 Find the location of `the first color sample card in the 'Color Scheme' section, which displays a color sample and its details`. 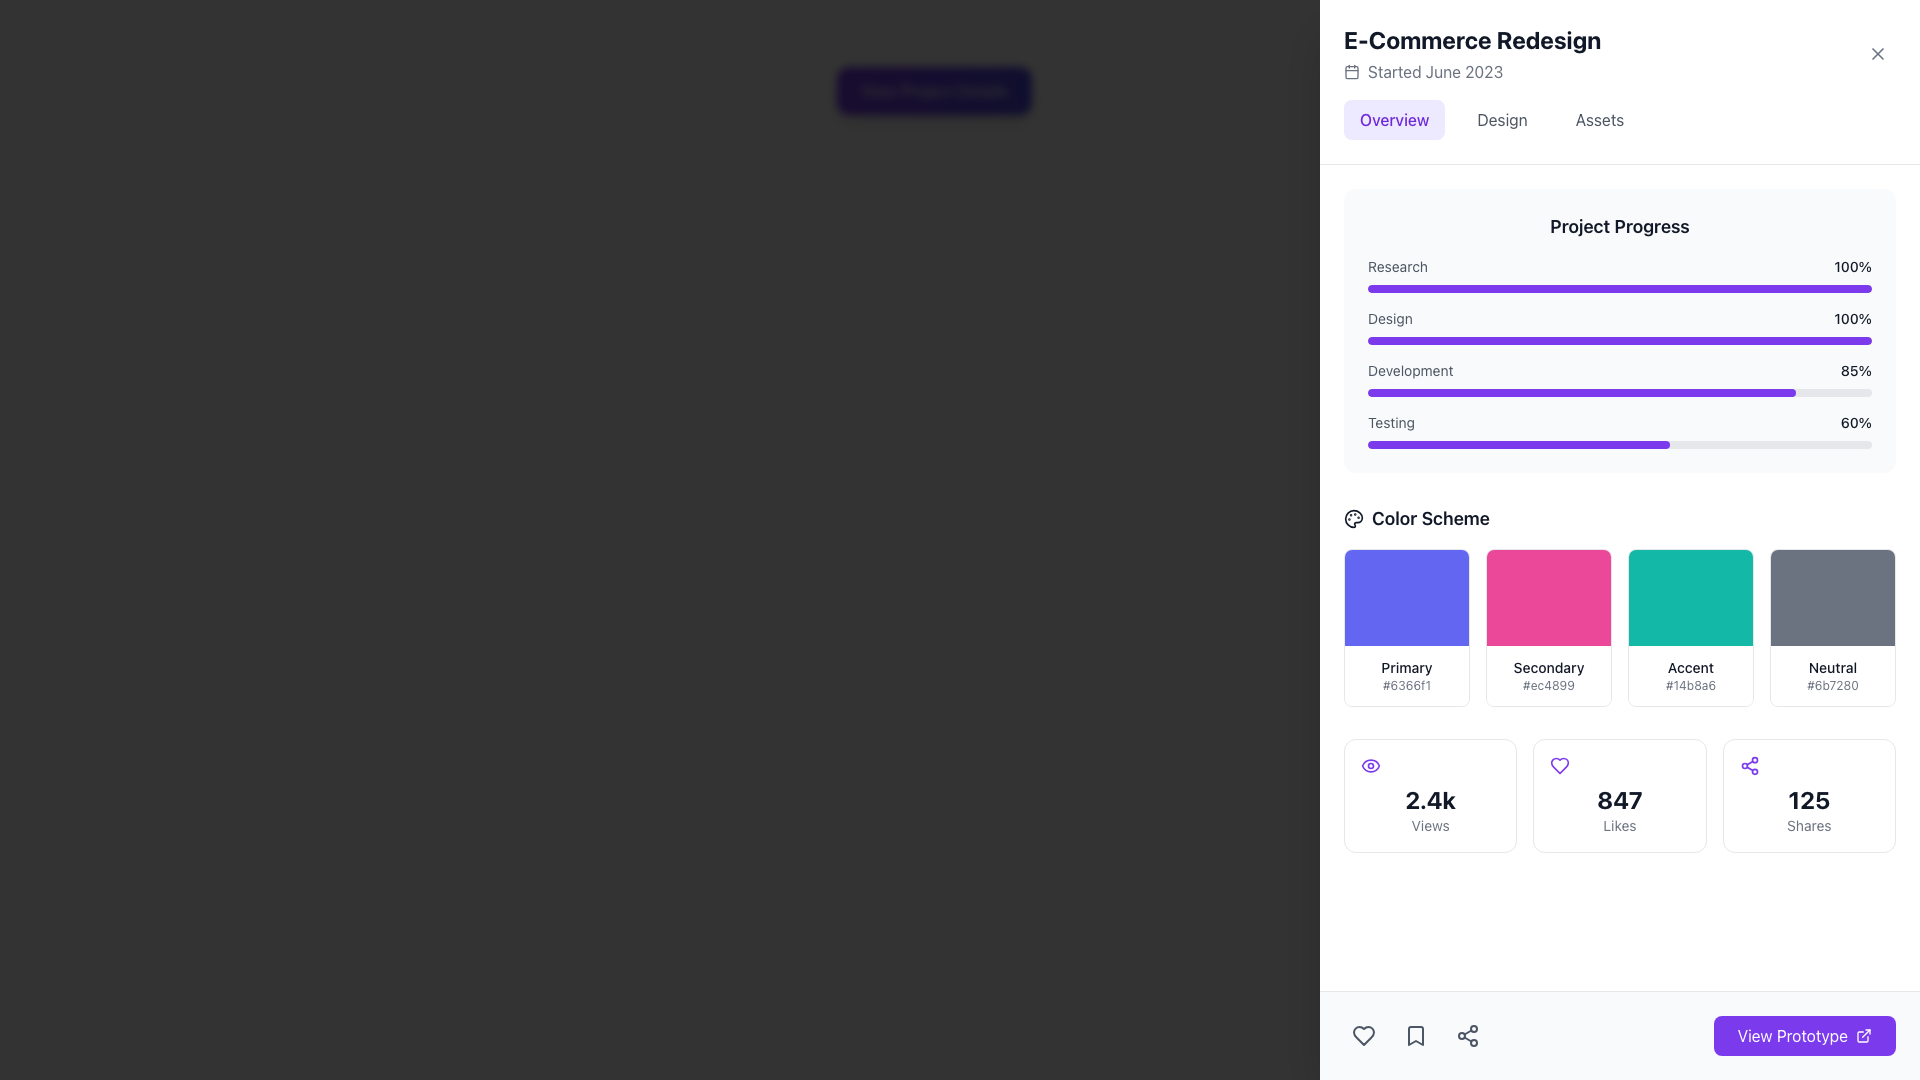

the first color sample card in the 'Color Scheme' section, which displays a color sample and its details is located at coordinates (1405, 627).